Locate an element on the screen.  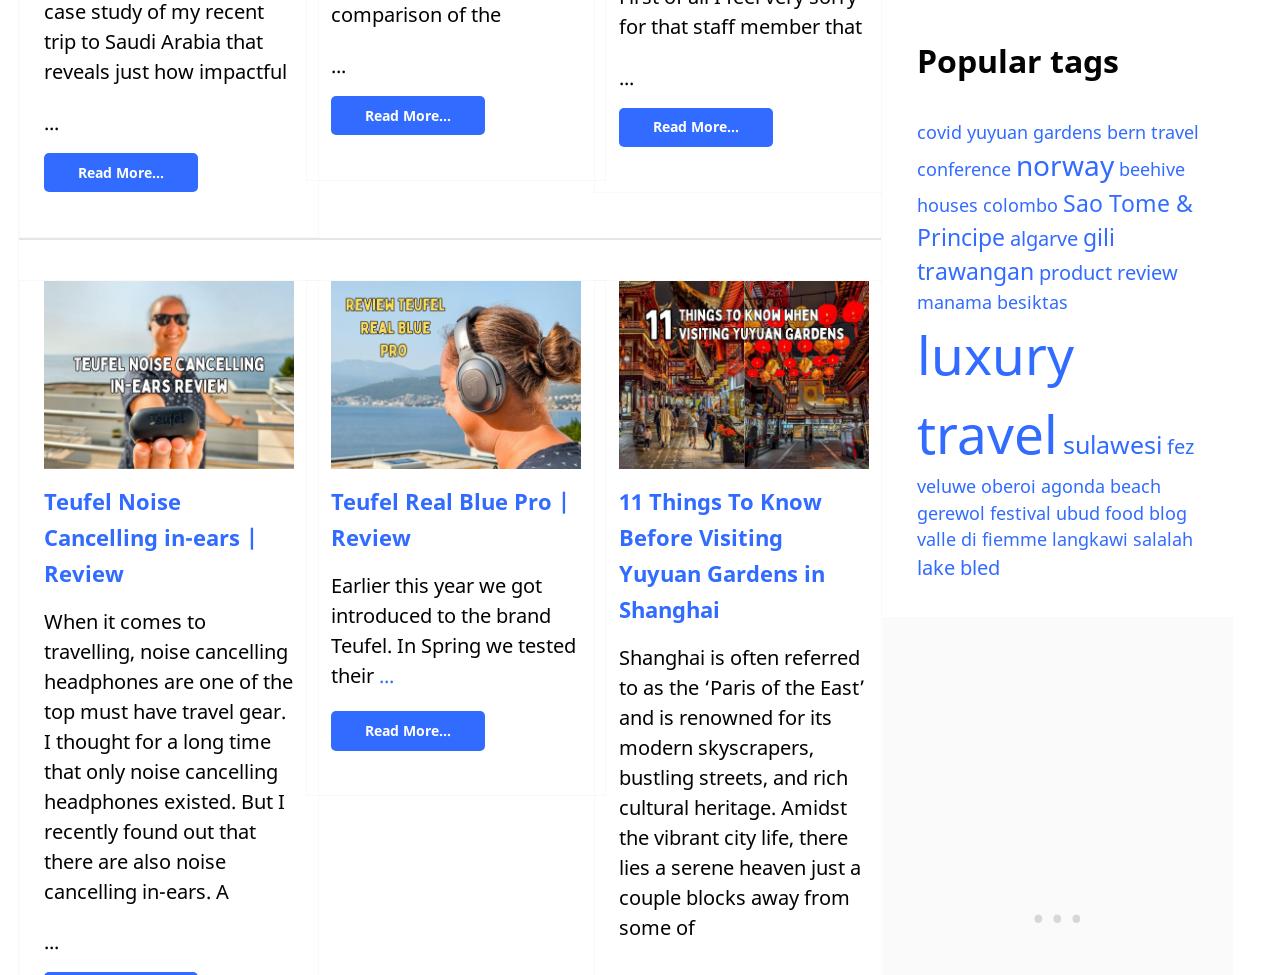
'oberoi' is located at coordinates (1008, 486).